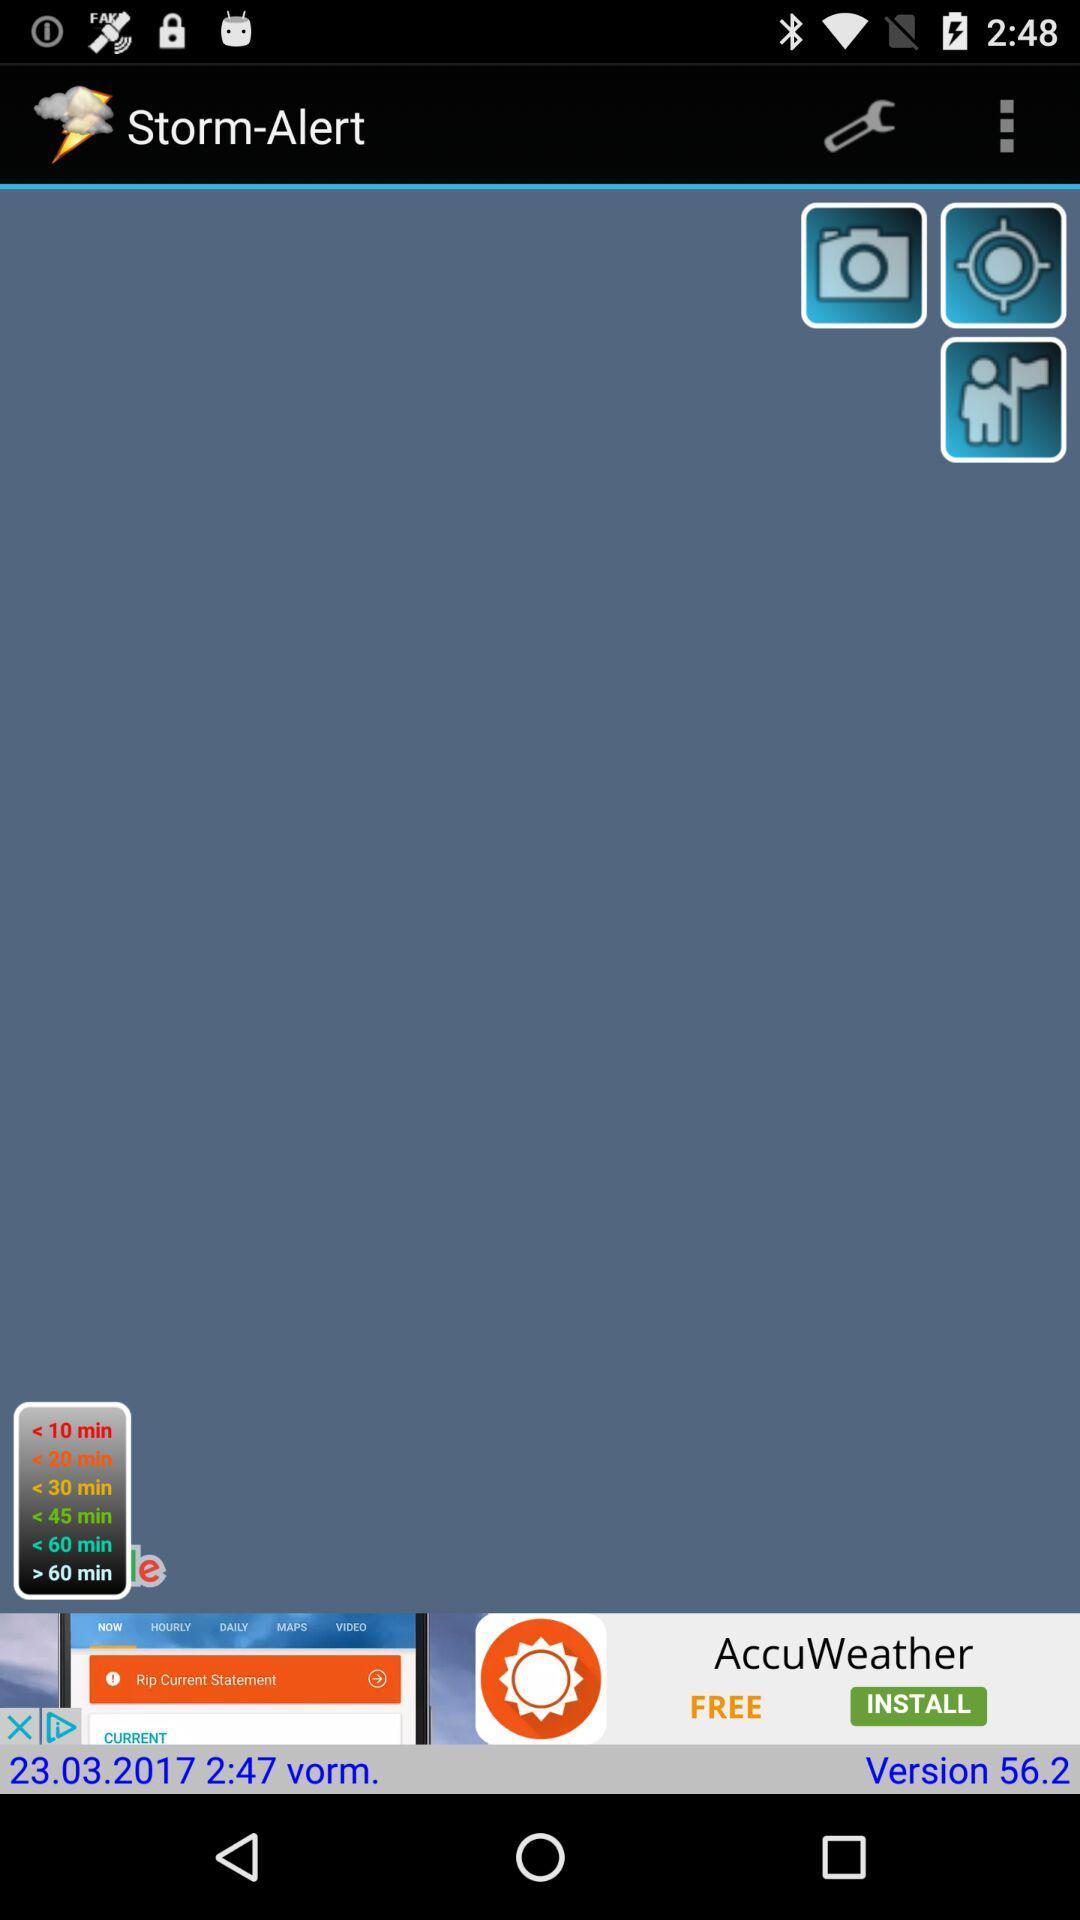  I want to click on take a picture, so click(863, 264).